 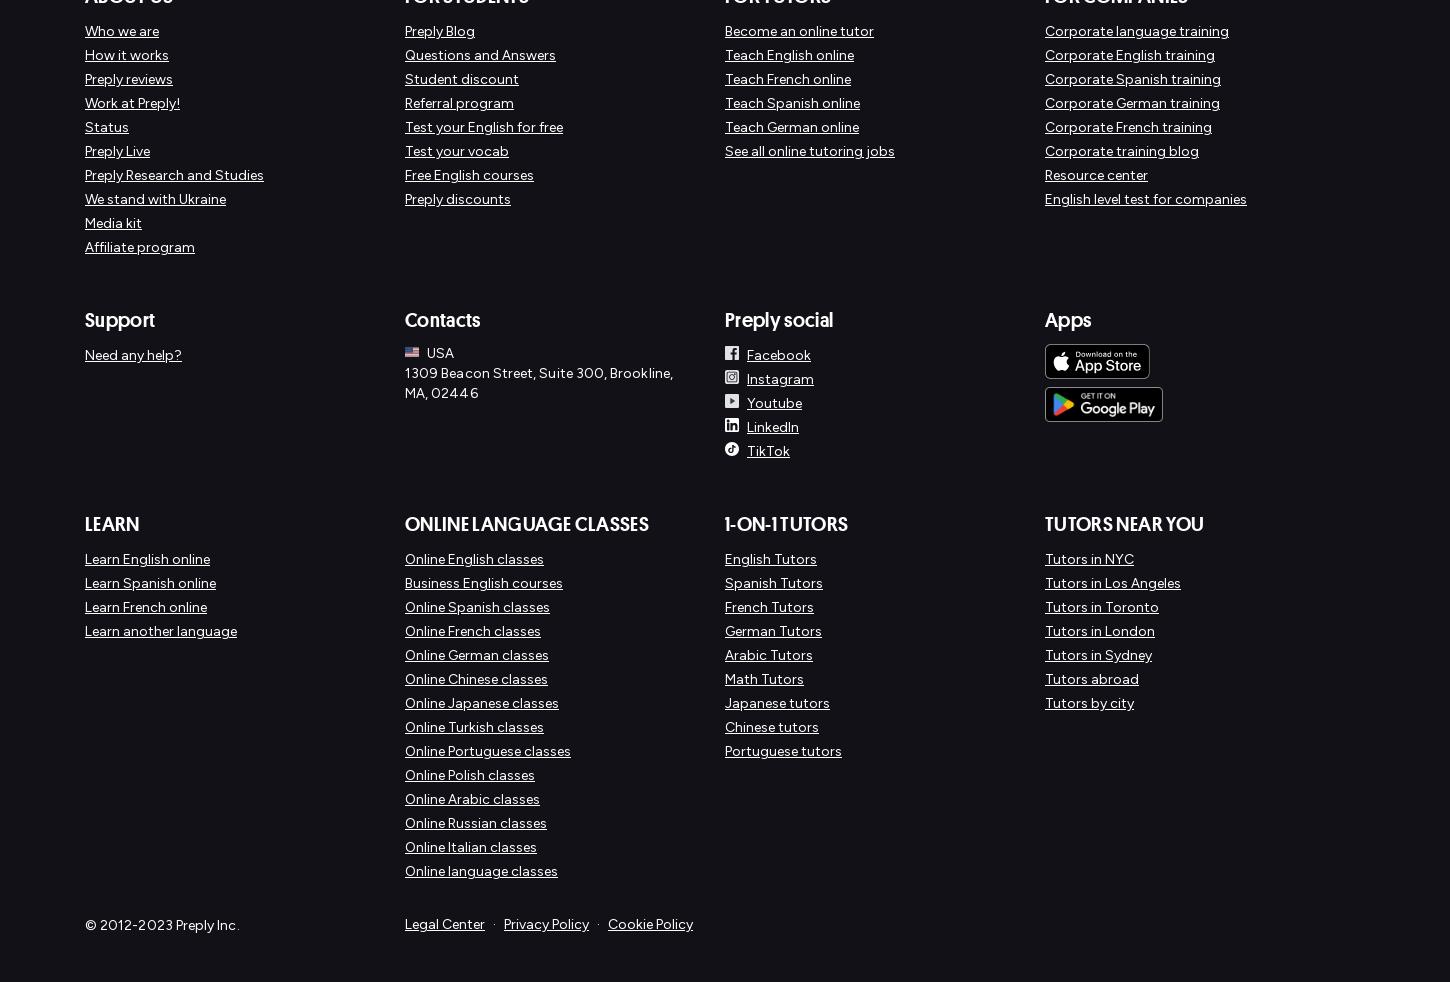 I want to click on '© 2012-2023 Preply Inc.', so click(x=160, y=925).